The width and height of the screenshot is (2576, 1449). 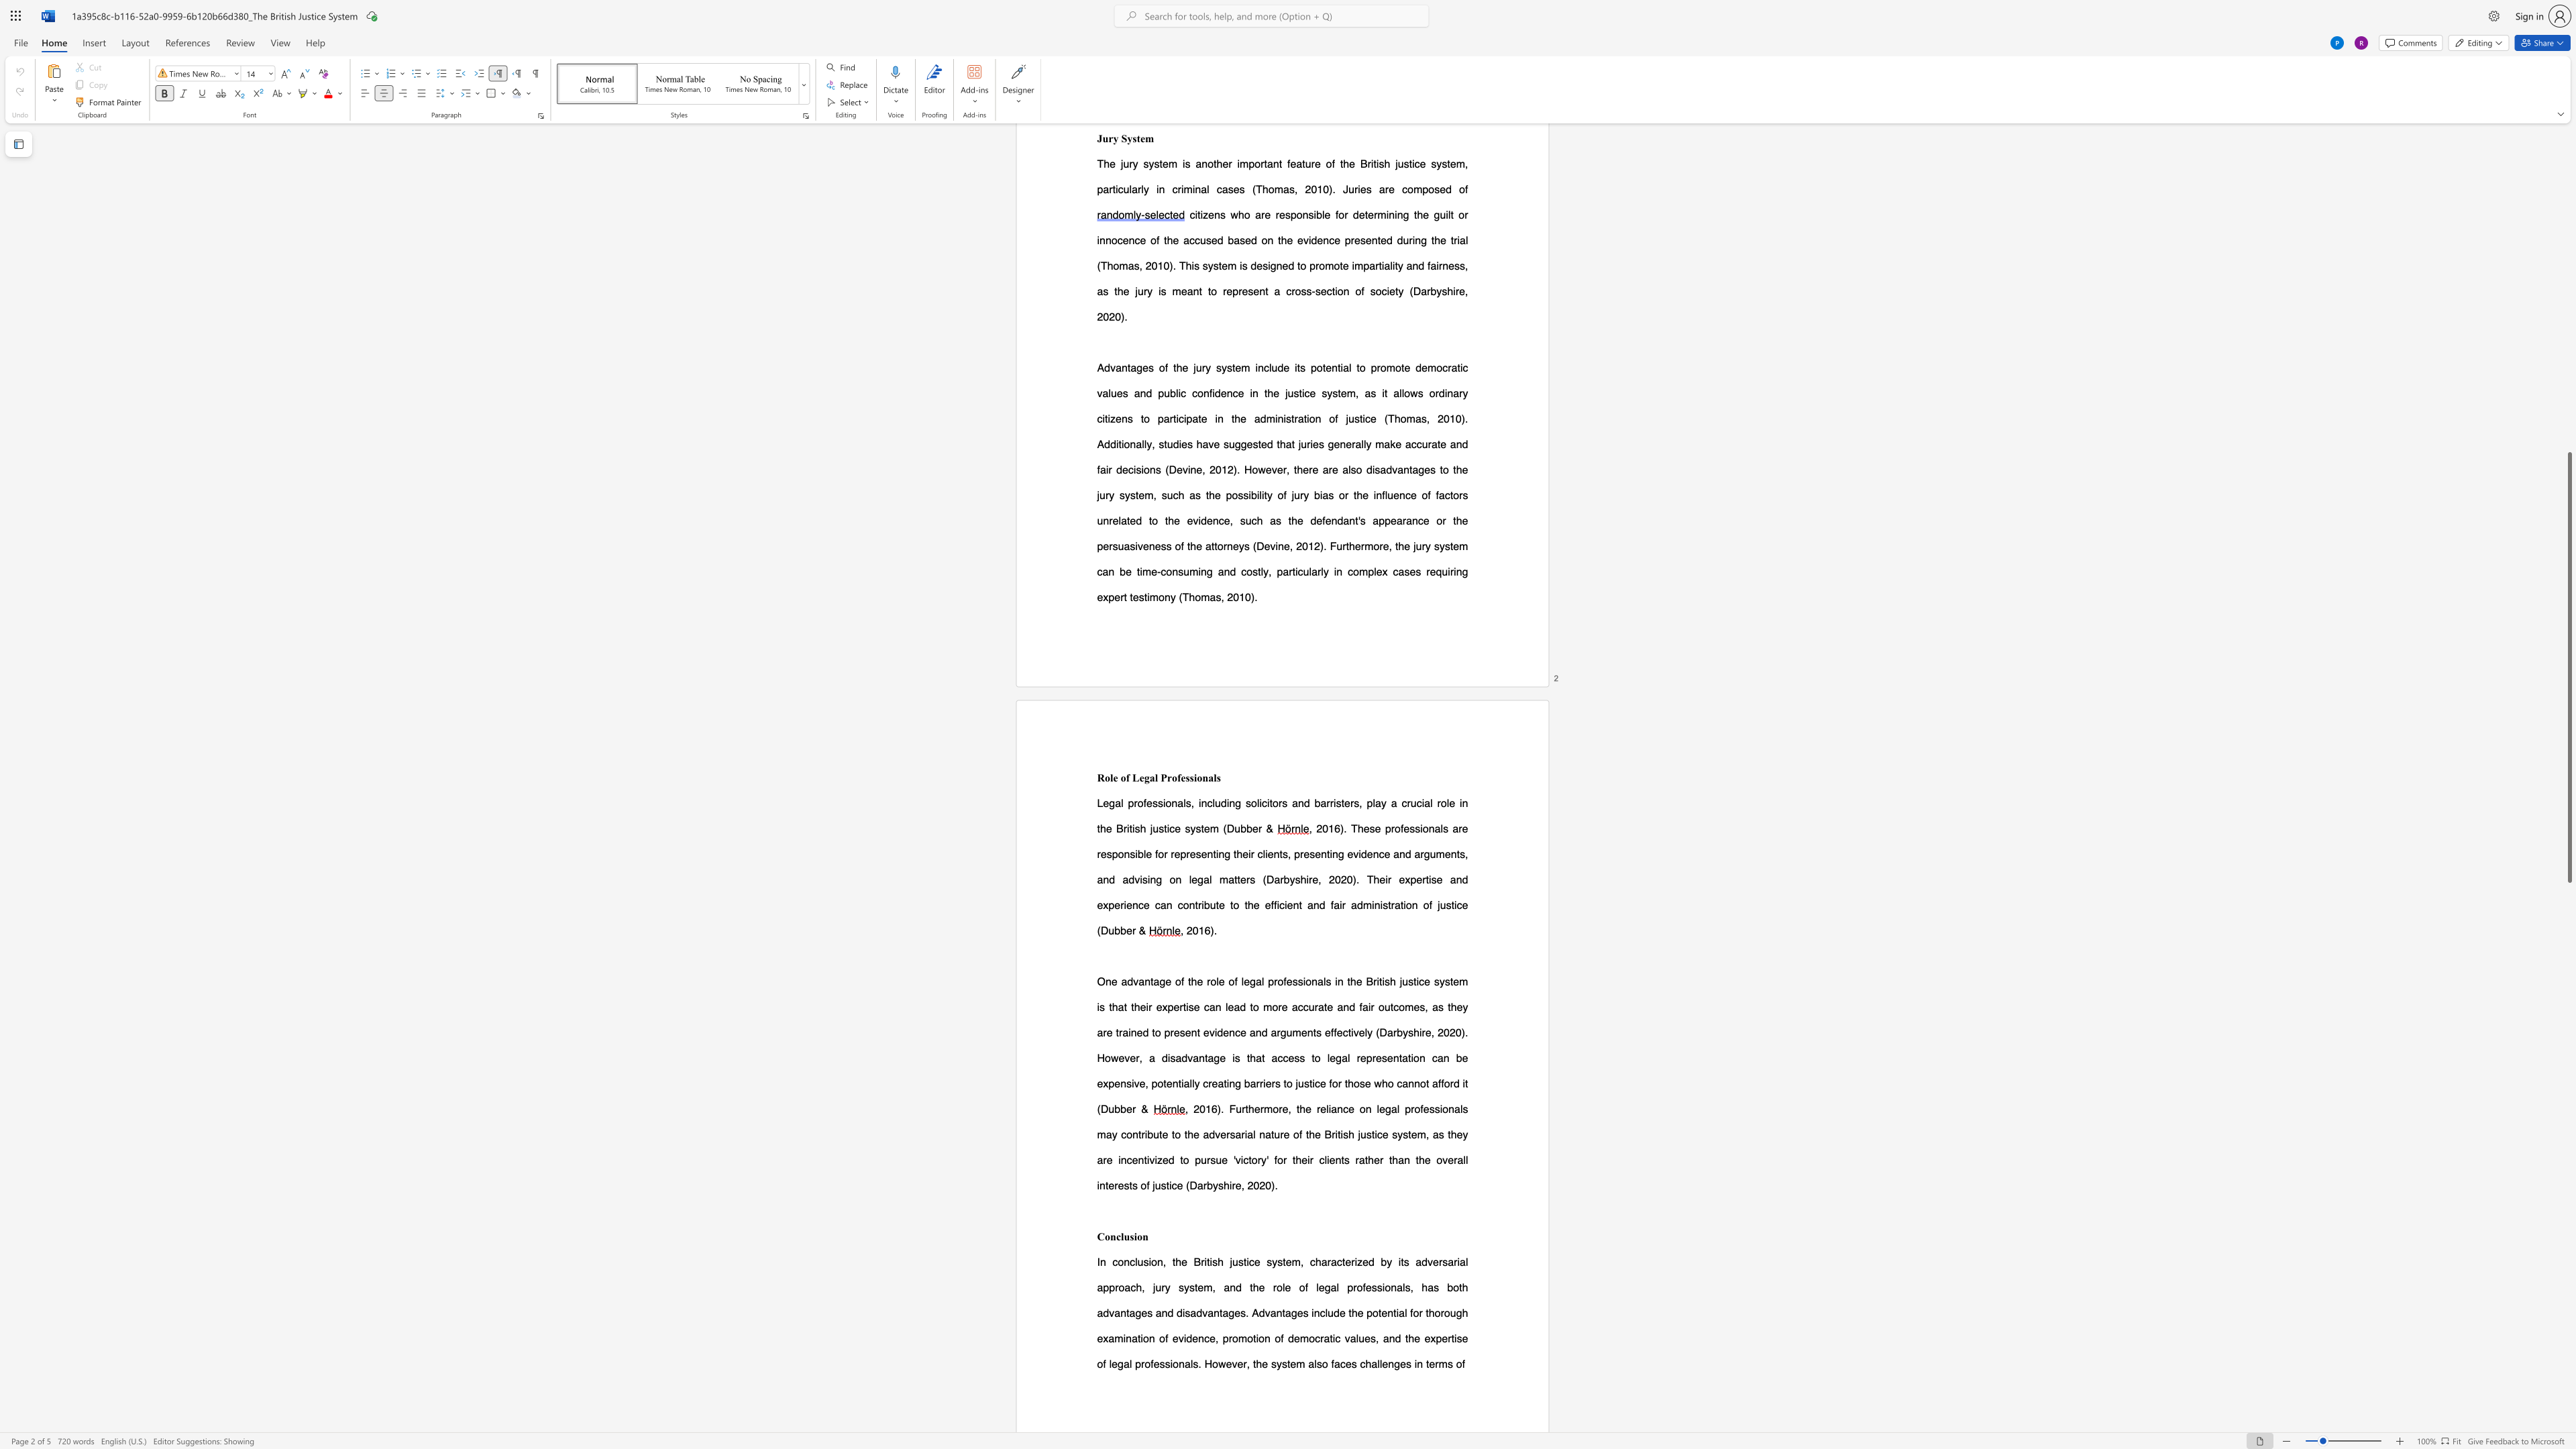 I want to click on the subset text "e efficient and fair administration o" within the text "and experience can contribute to the efficient and fair administration of justice", so click(x=1252, y=904).